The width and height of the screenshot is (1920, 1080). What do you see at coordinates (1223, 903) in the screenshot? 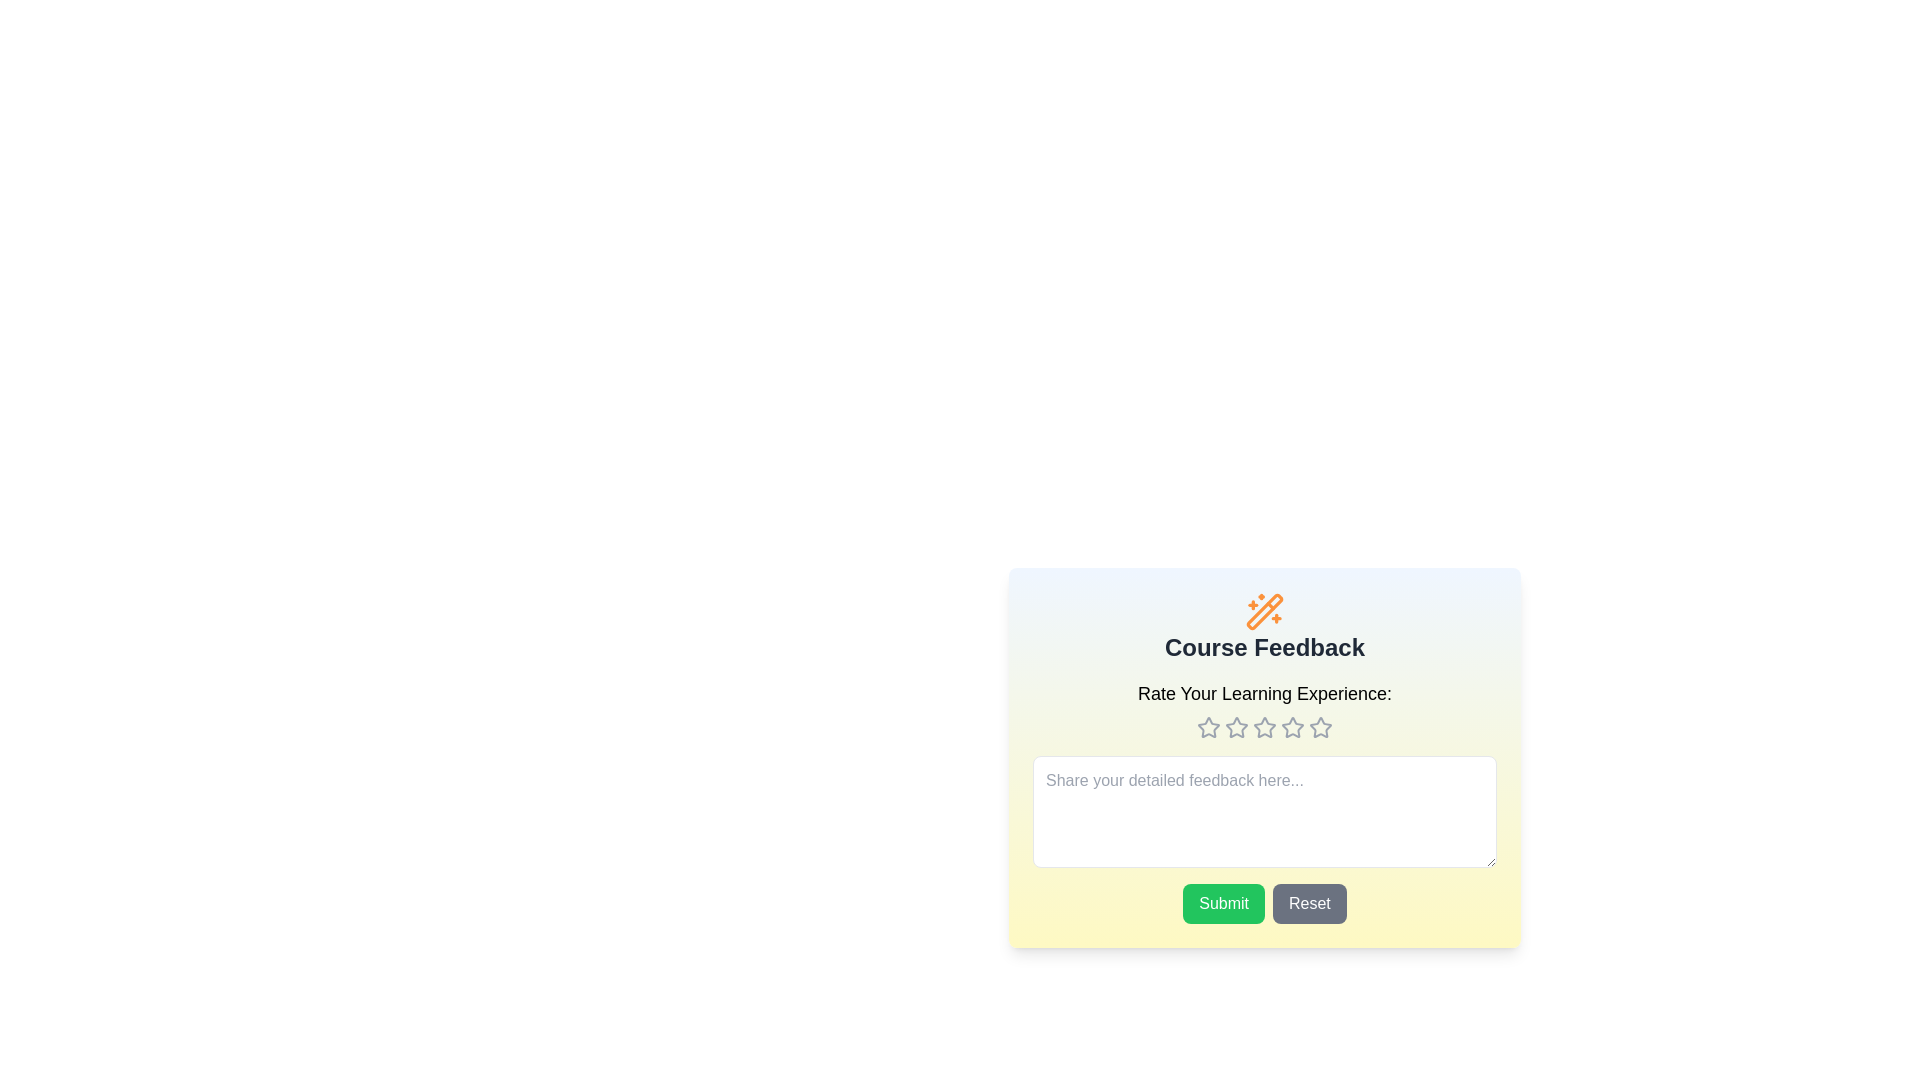
I see `the 'Submit' button to submit the feedback` at bounding box center [1223, 903].